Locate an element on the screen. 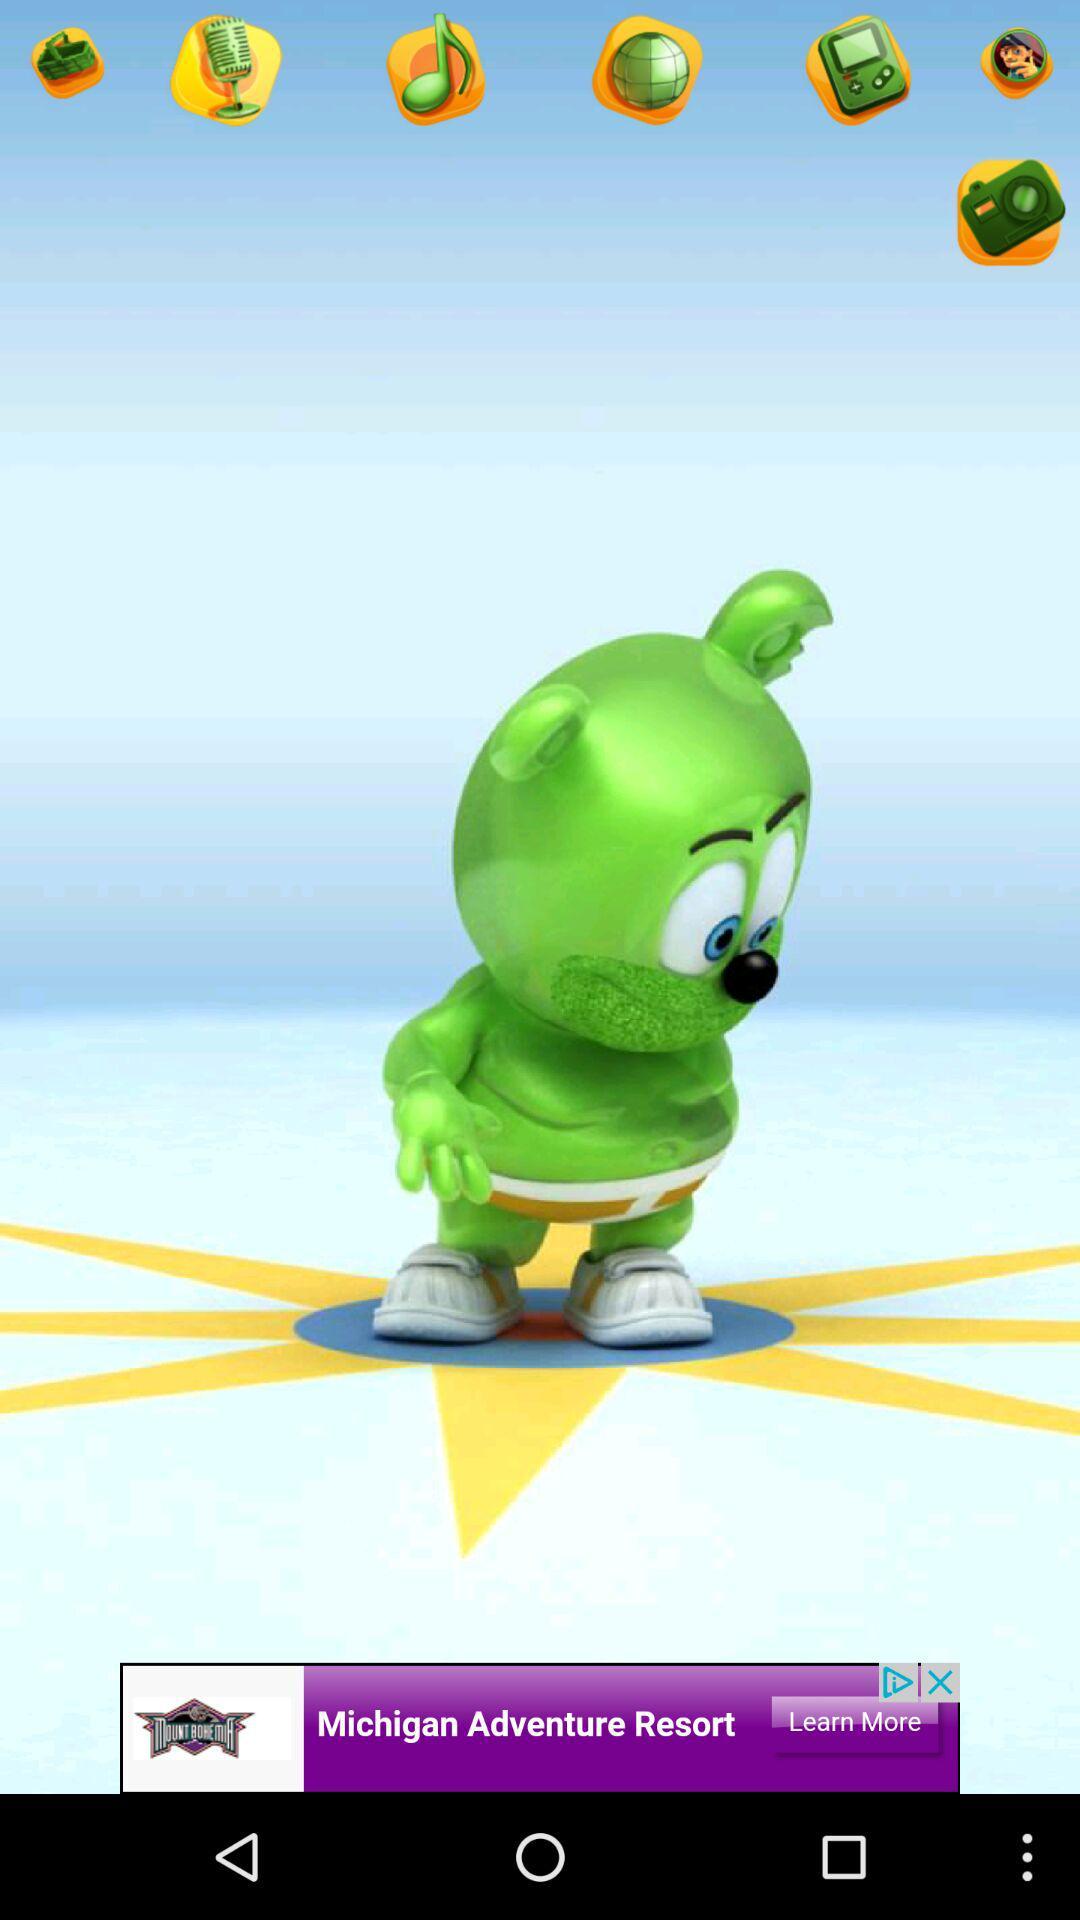  the avatar icon is located at coordinates (855, 77).